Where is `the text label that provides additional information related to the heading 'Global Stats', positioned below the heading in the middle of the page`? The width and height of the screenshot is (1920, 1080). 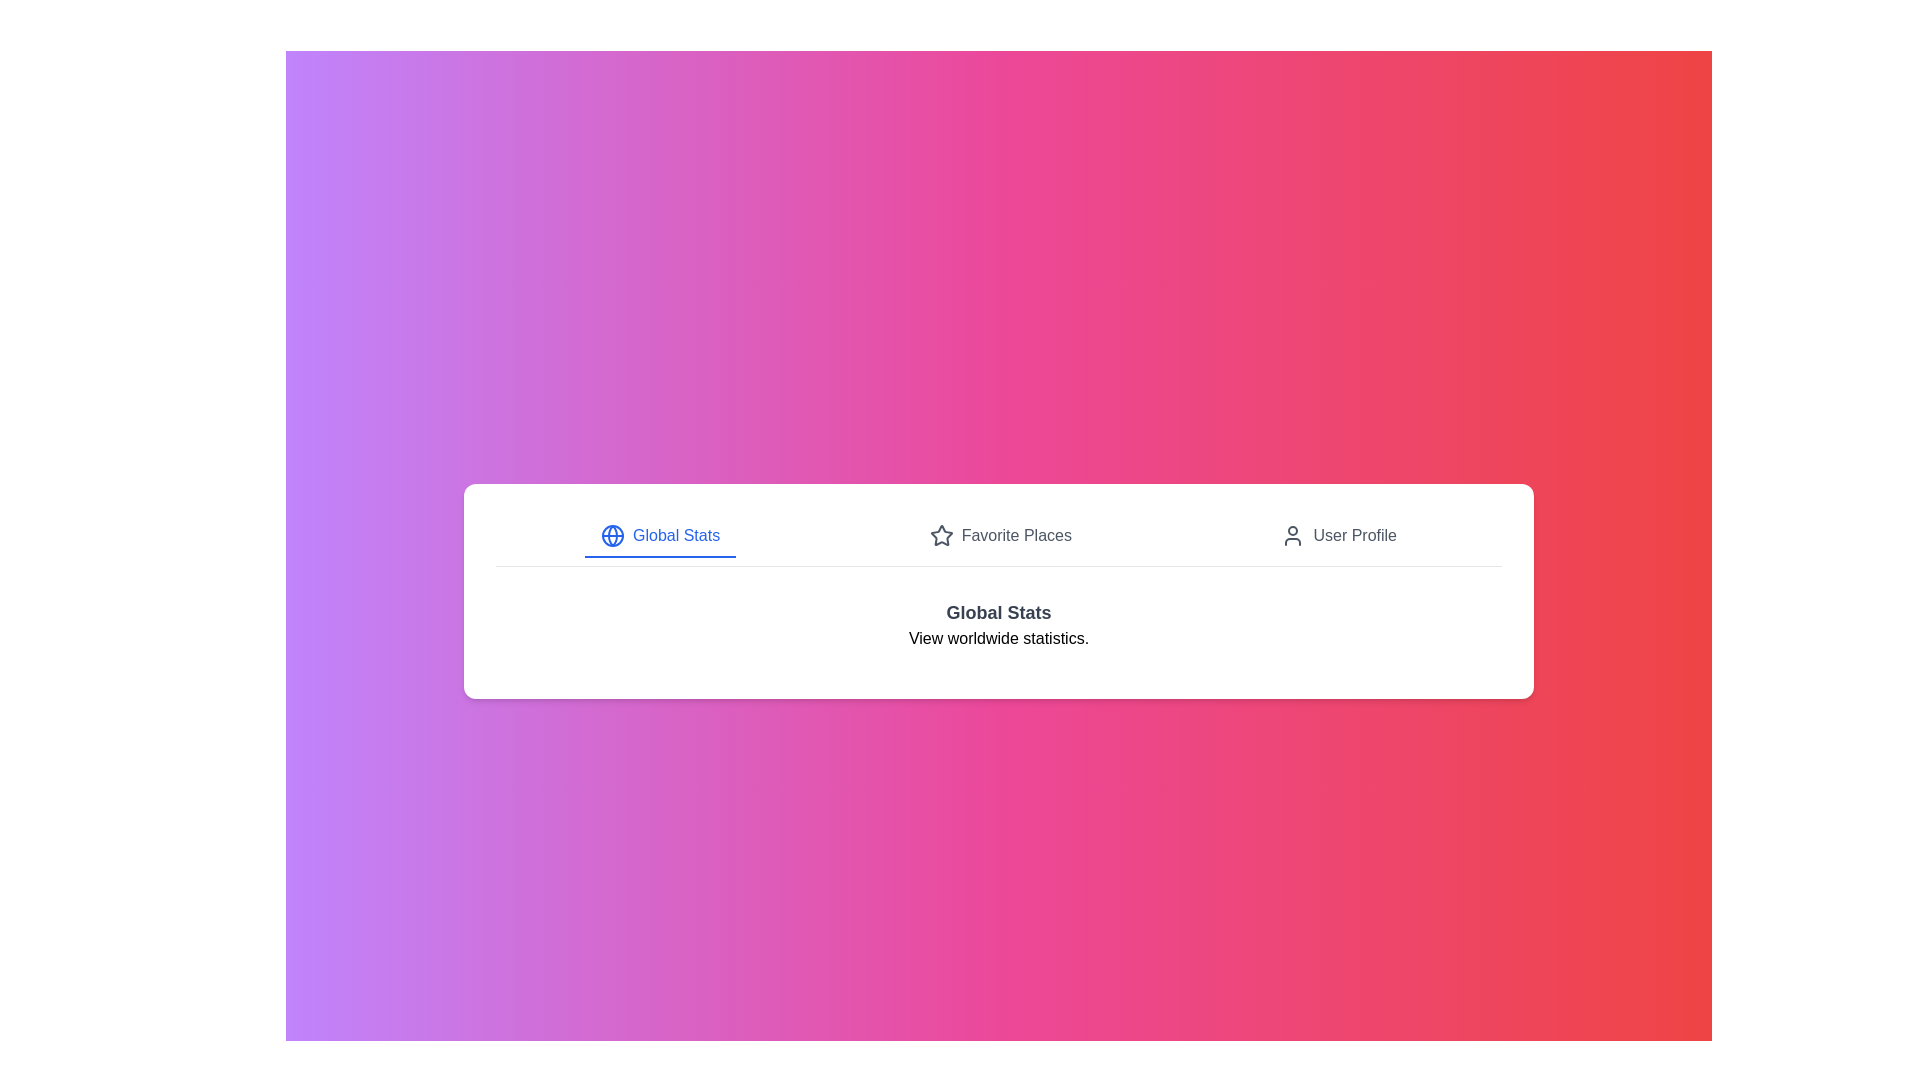
the text label that provides additional information related to the heading 'Global Stats', positioned below the heading in the middle of the page is located at coordinates (998, 638).